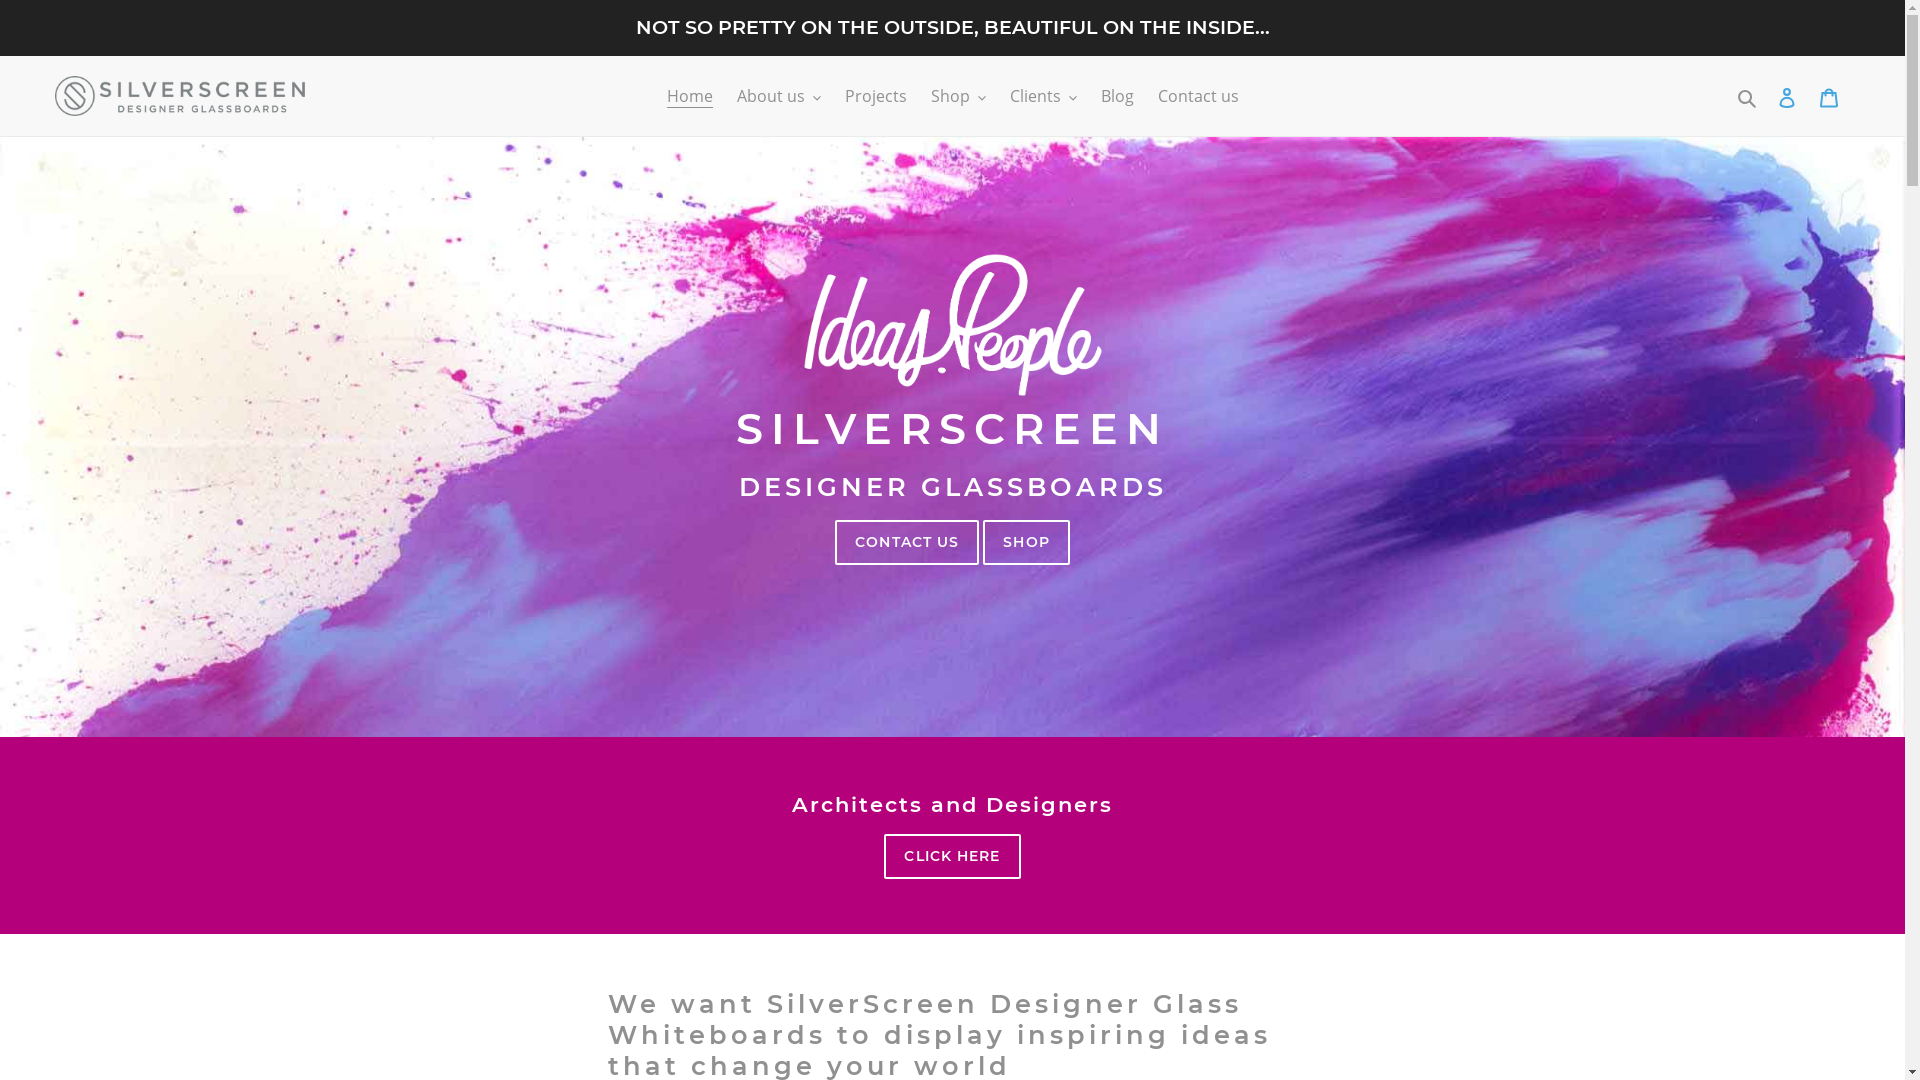  What do you see at coordinates (834, 96) in the screenshot?
I see `'Projects'` at bounding box center [834, 96].